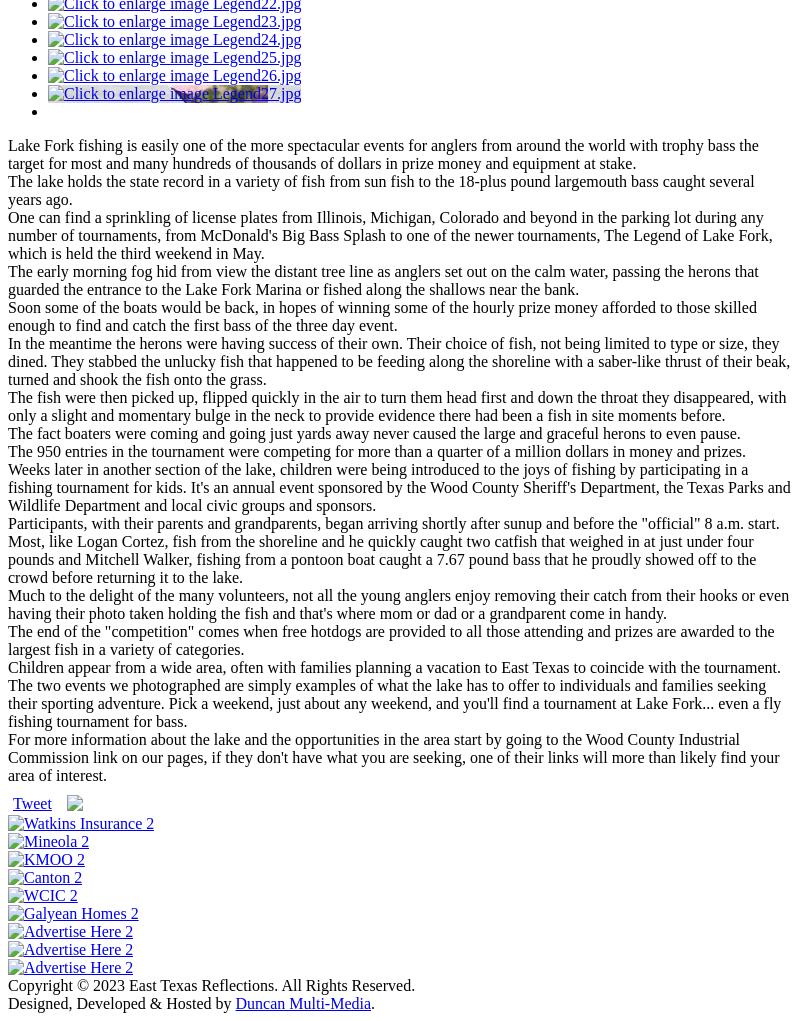  Describe the element at coordinates (372, 1002) in the screenshot. I see `'.'` at that location.